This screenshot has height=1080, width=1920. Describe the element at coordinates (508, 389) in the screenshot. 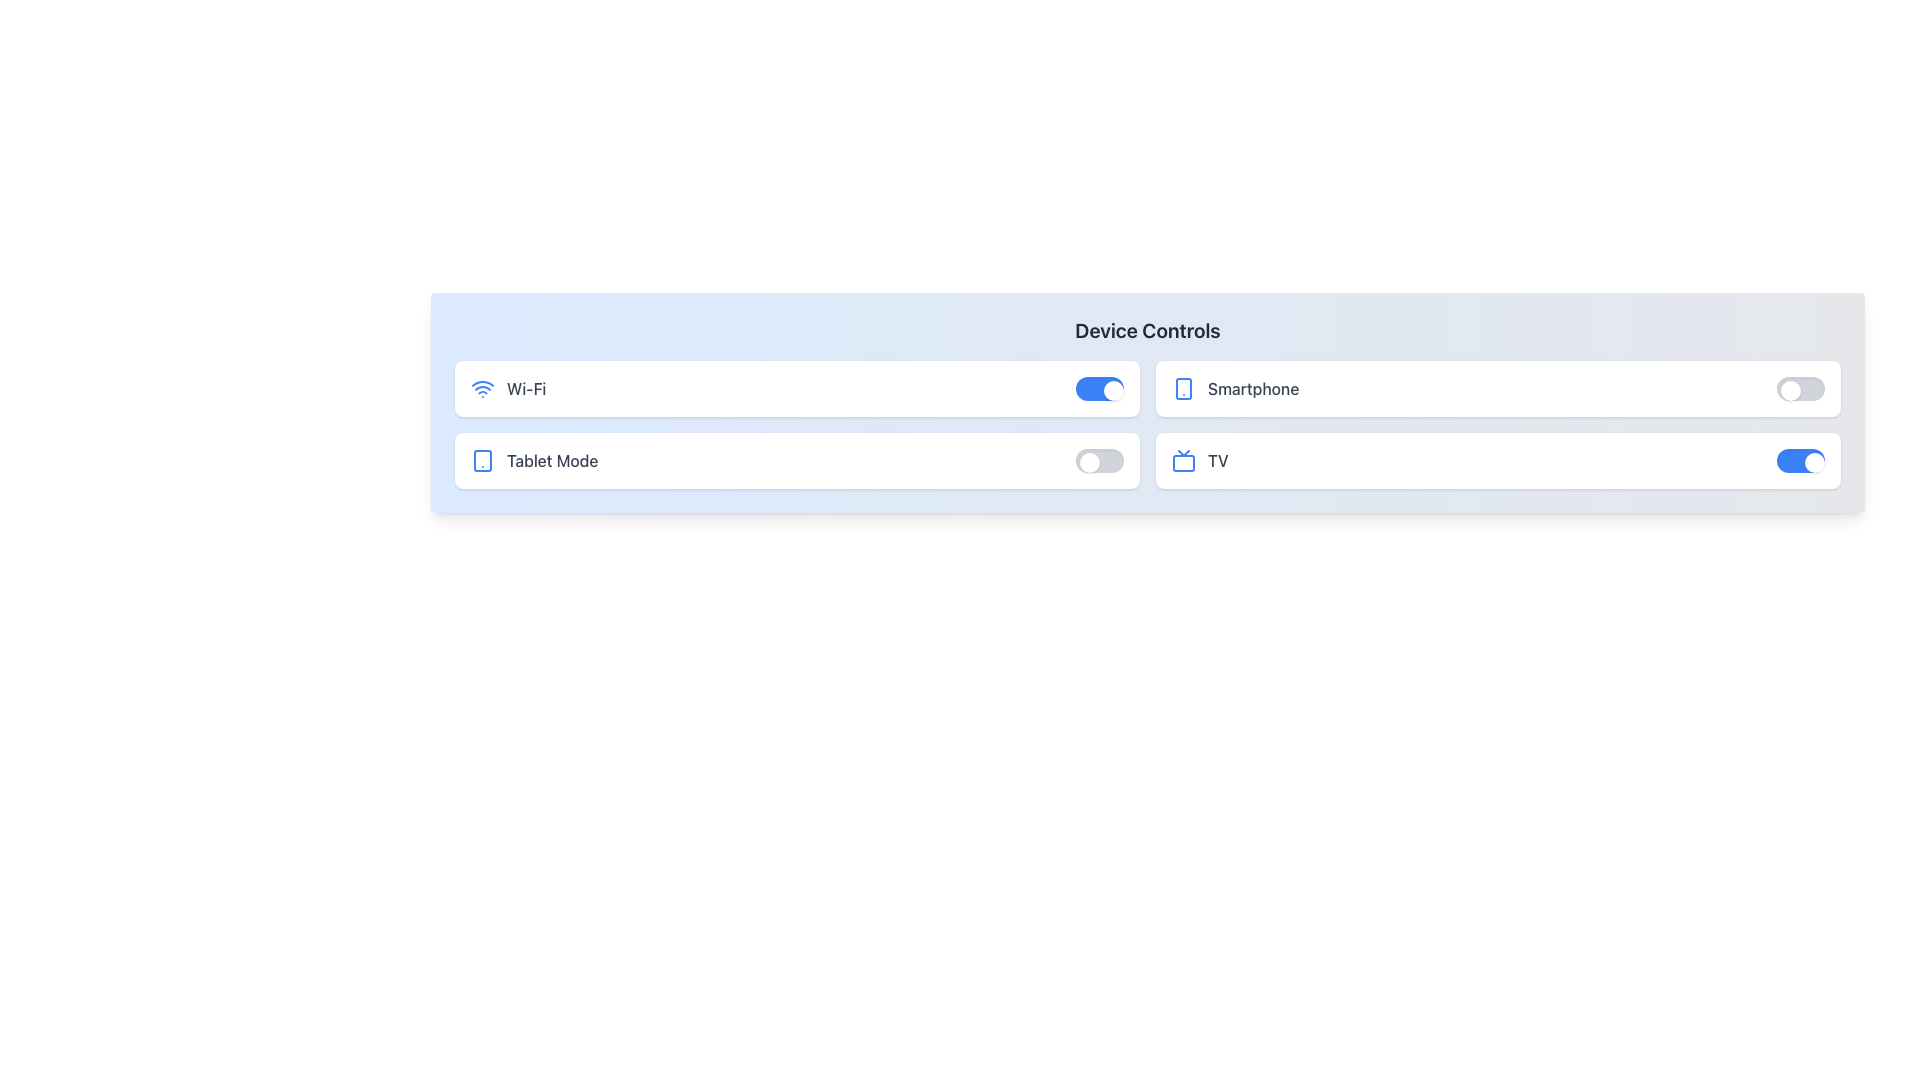

I see `text from the Wi-Fi settings icon and label located in the 'Device Controls' section, positioned in the first row above 'Tablet Mode'` at that location.